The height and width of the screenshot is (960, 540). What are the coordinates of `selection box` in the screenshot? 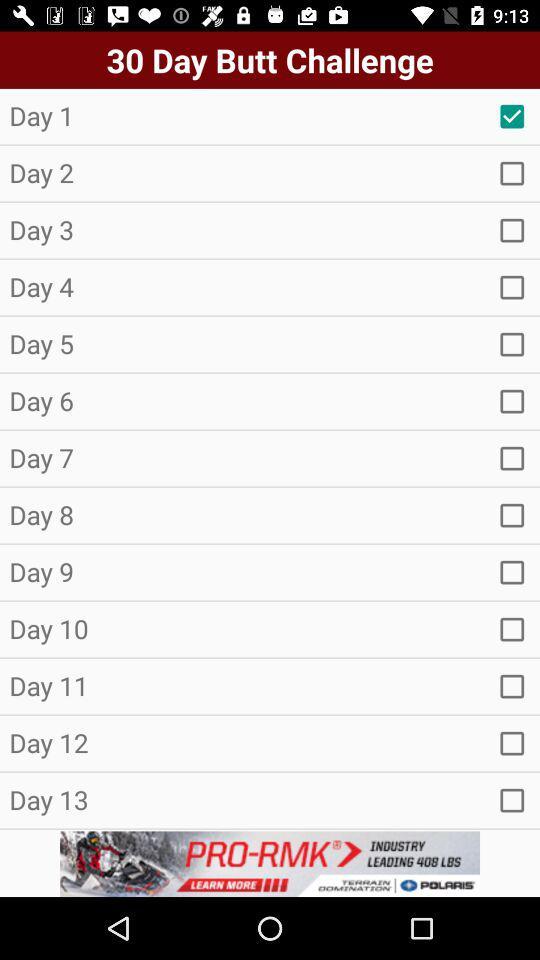 It's located at (512, 116).